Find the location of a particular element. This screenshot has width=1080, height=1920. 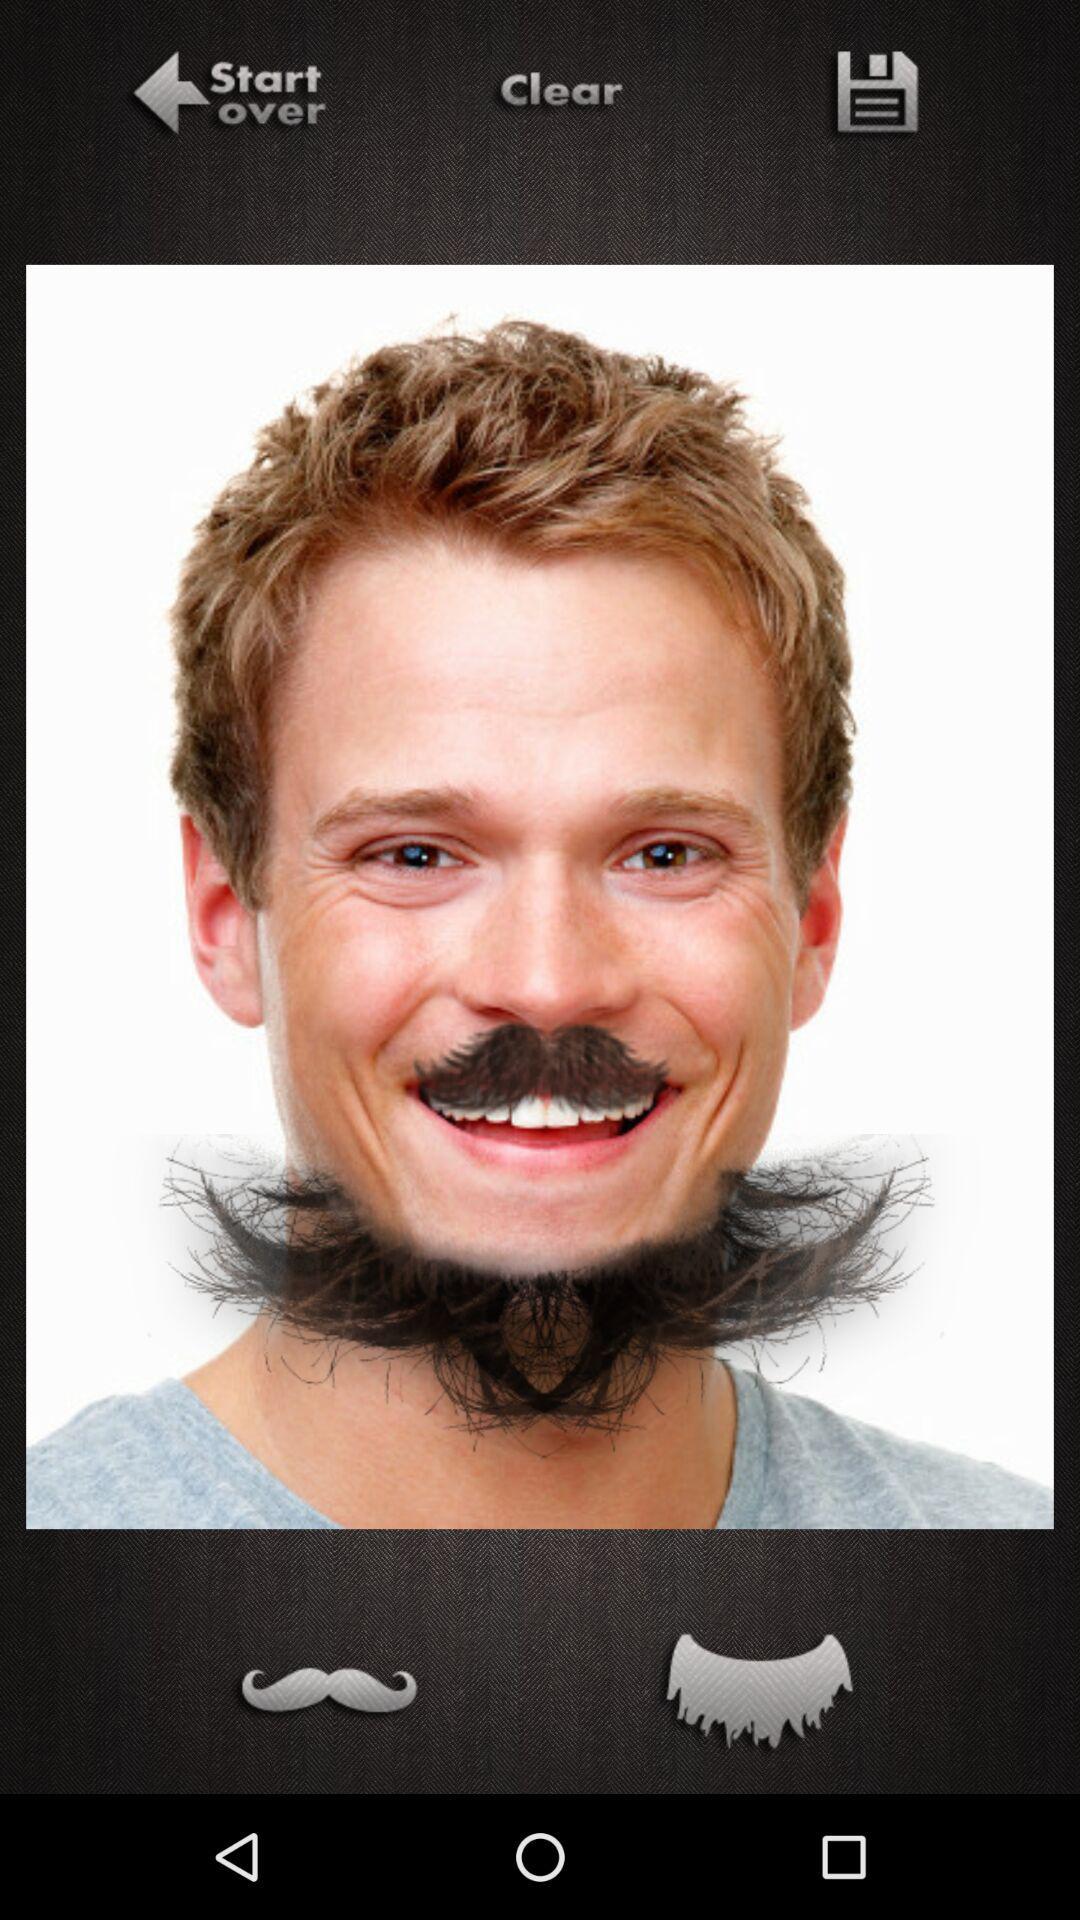

start over adding facial hairs is located at coordinates (225, 96).